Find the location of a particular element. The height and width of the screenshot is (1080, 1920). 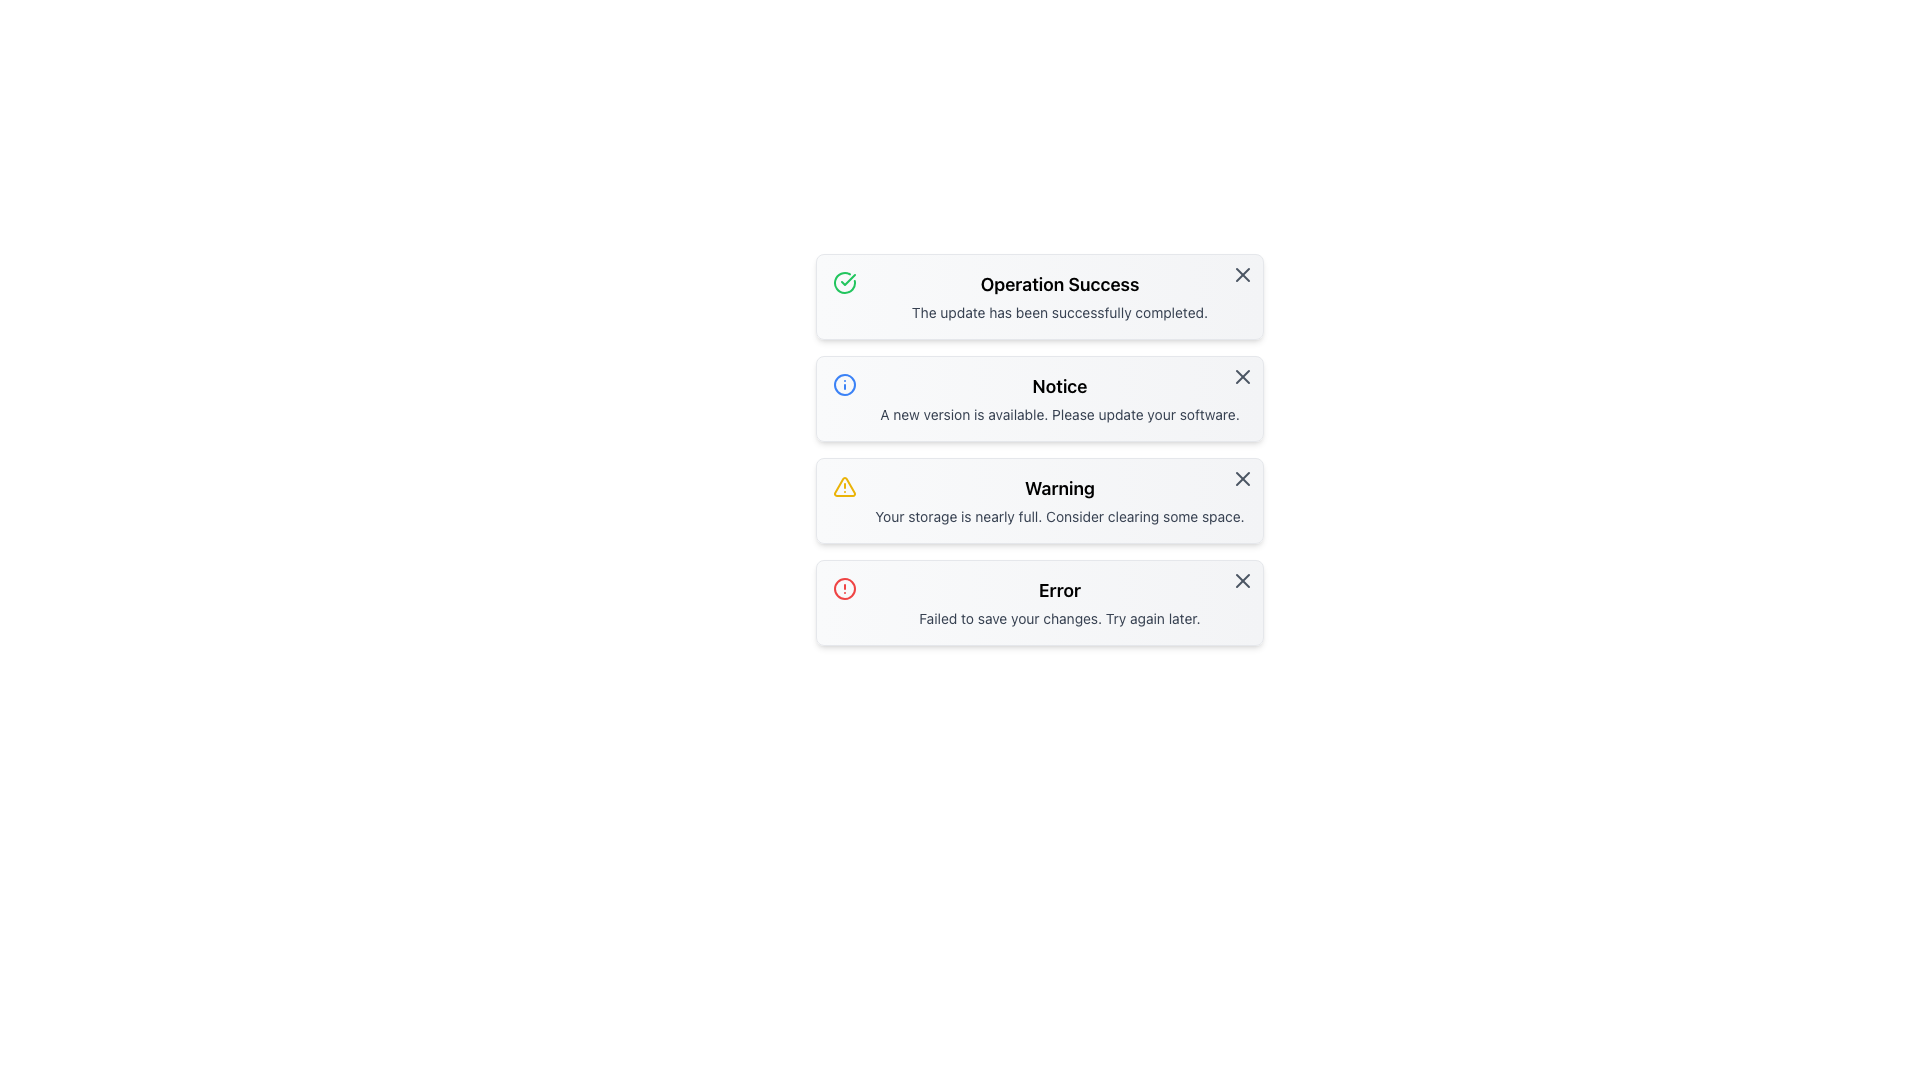

the Text label that serves as a title for the notification box, which is located in the second row of a vertically stacked list of notification cards, positioned above the text 'A new version is available. Please update your software.' is located at coordinates (1059, 386).